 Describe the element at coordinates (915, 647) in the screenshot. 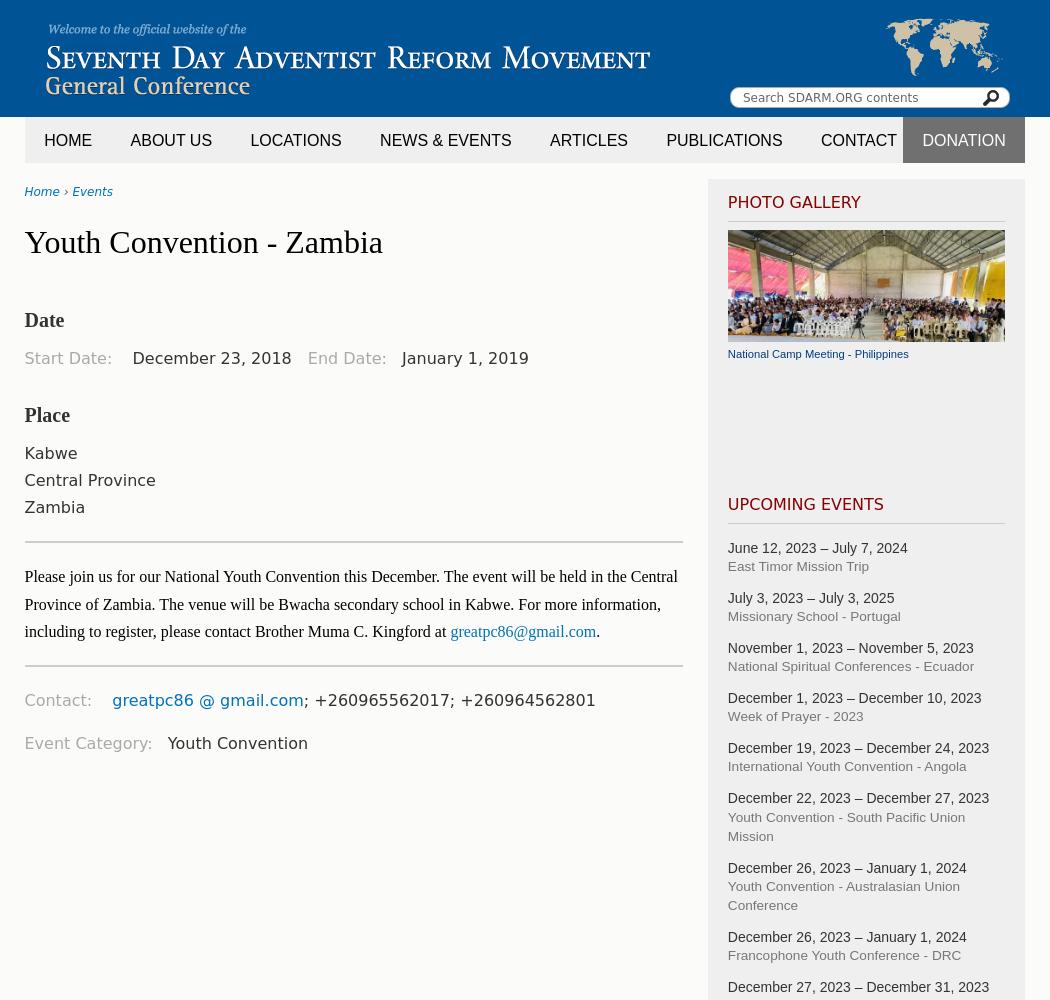

I see `'November 5, 2023'` at that location.